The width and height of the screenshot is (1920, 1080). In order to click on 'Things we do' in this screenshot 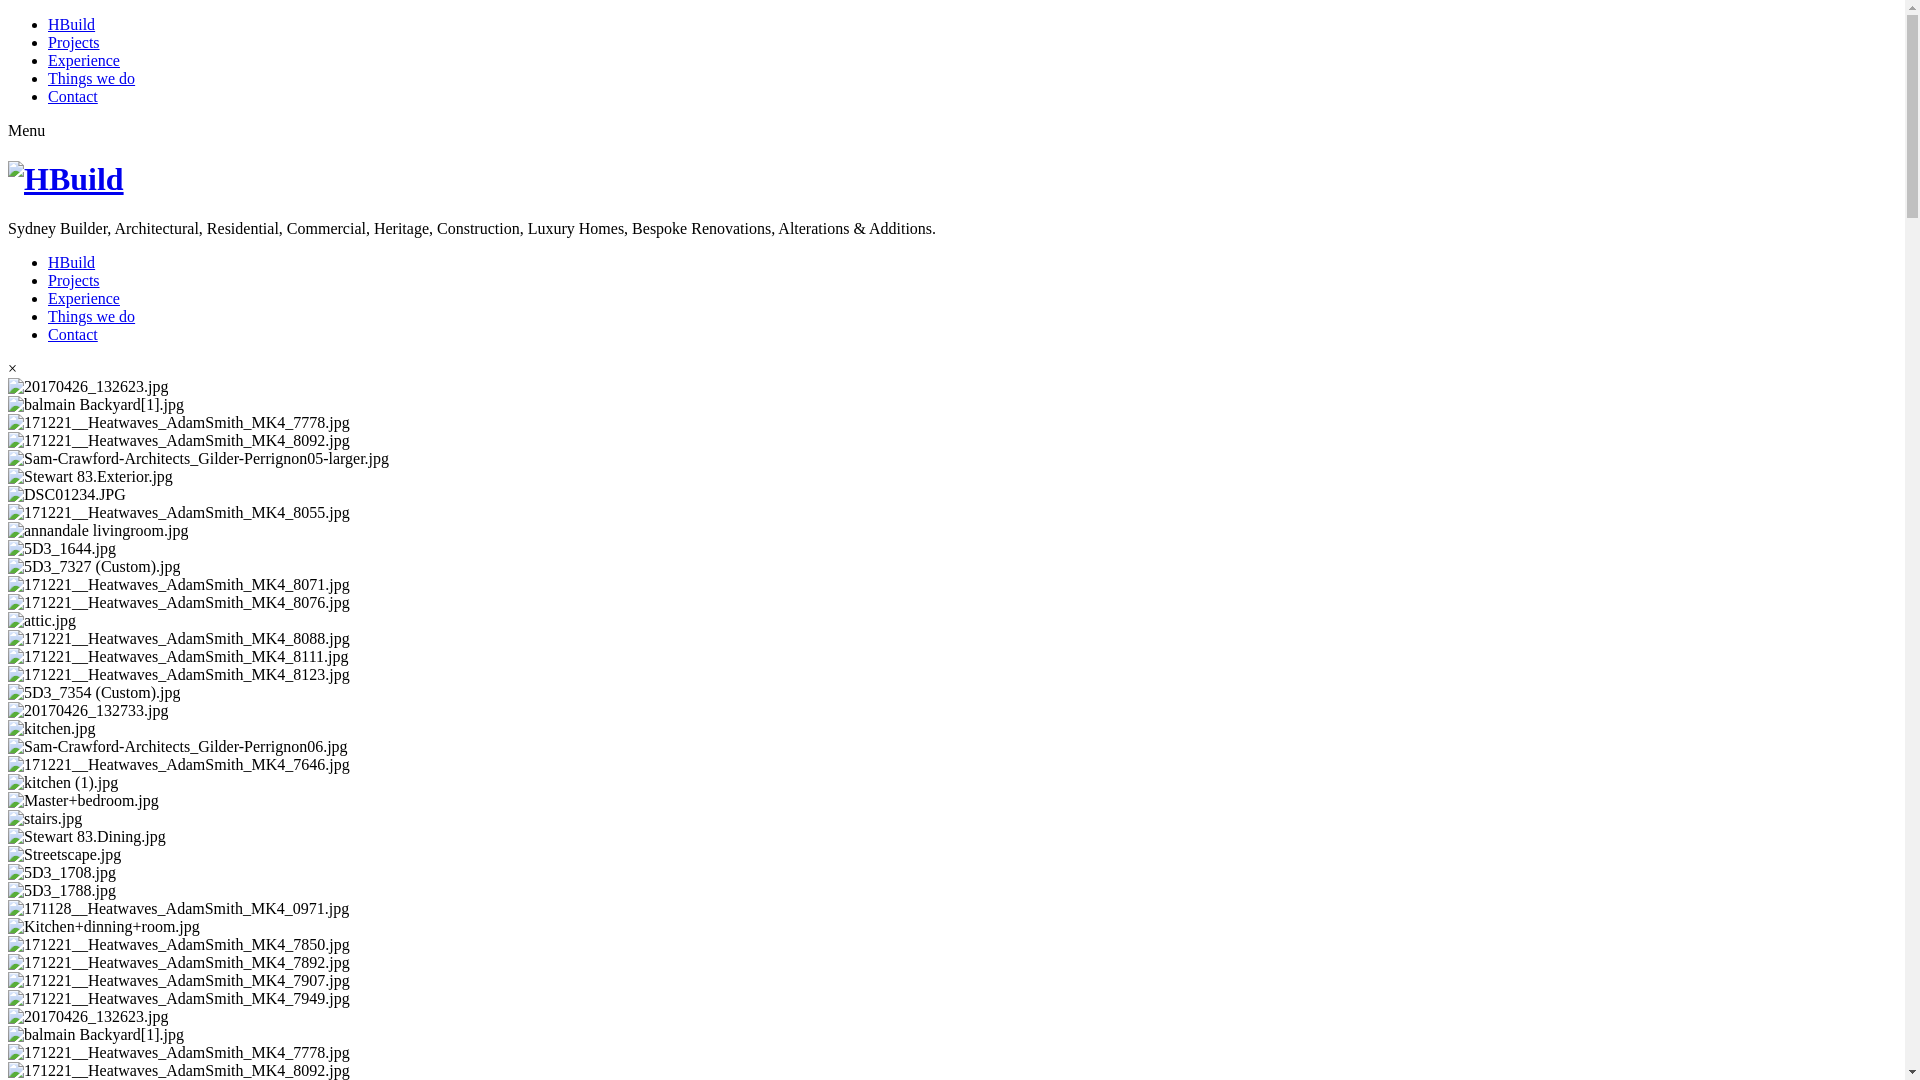, I will do `click(90, 315)`.